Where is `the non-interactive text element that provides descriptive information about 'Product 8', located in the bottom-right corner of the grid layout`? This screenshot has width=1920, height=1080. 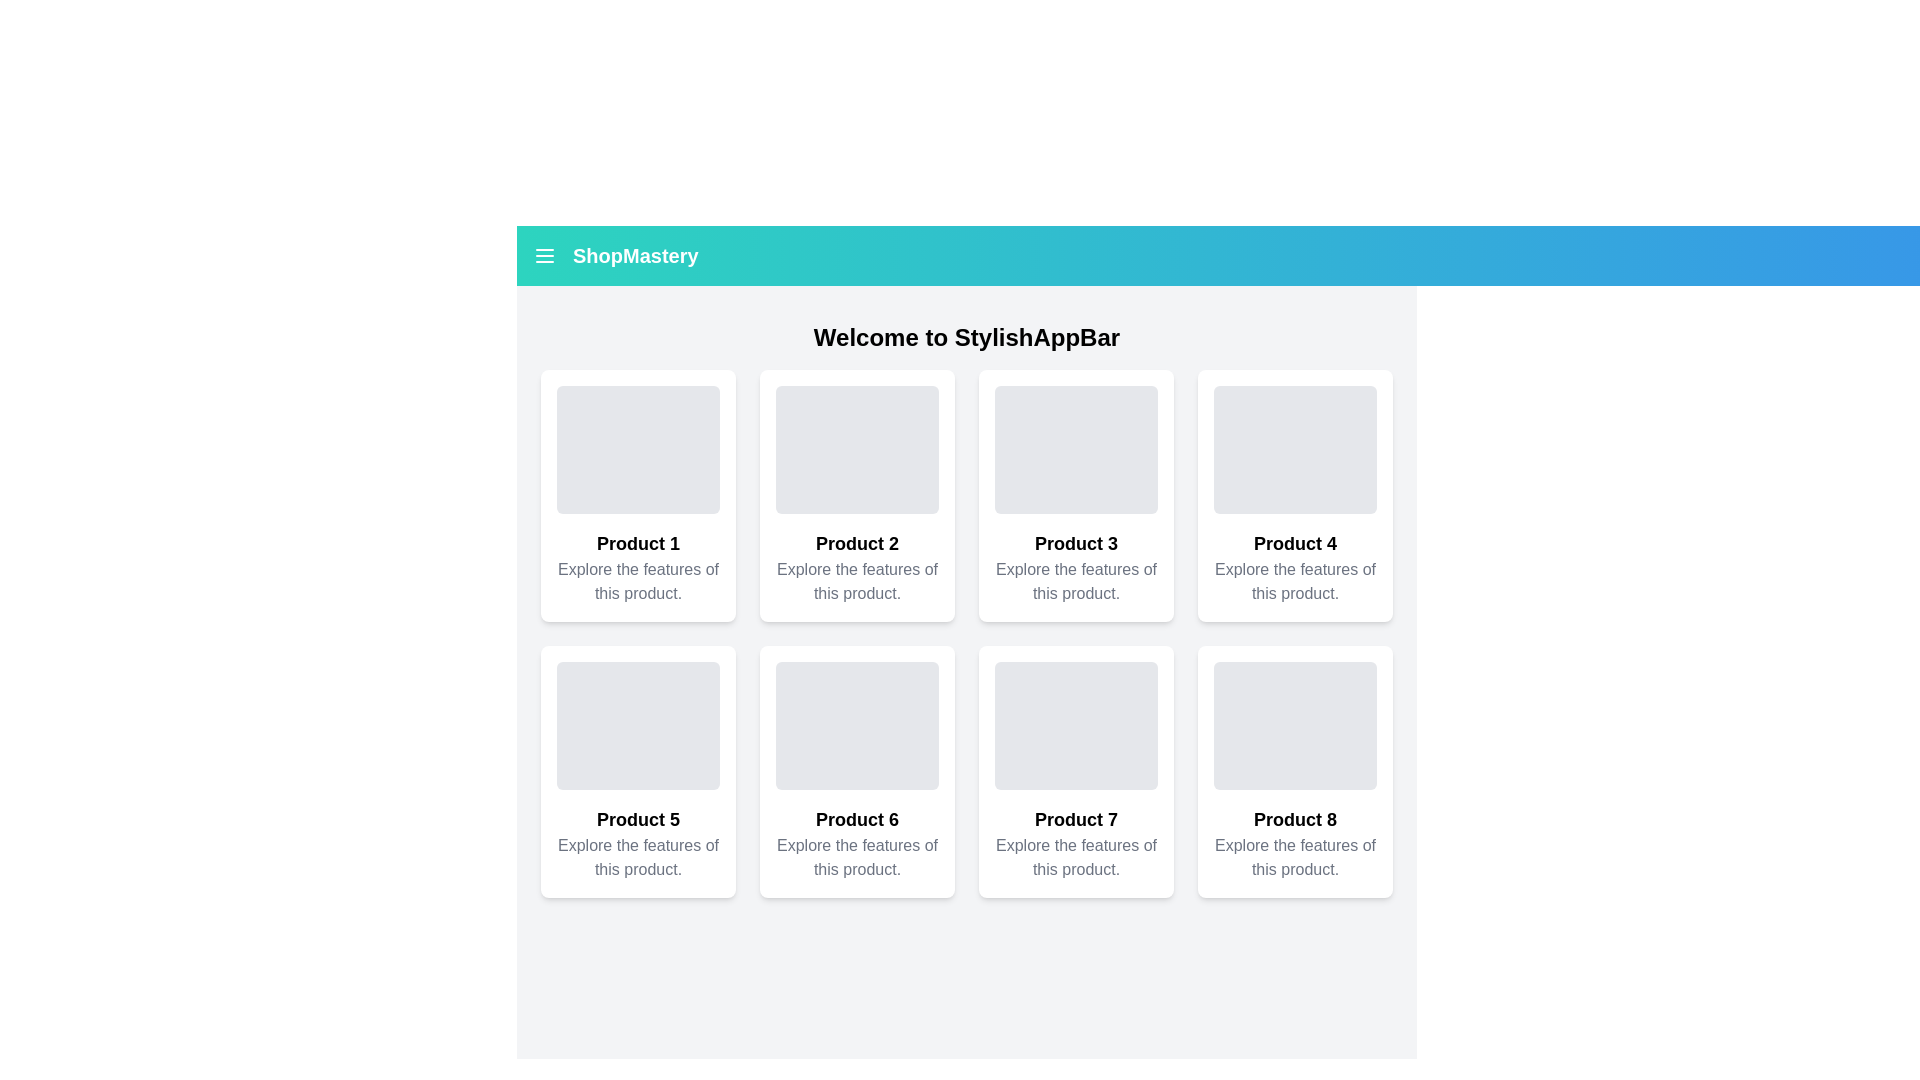
the non-interactive text element that provides descriptive information about 'Product 8', located in the bottom-right corner of the grid layout is located at coordinates (1295, 856).